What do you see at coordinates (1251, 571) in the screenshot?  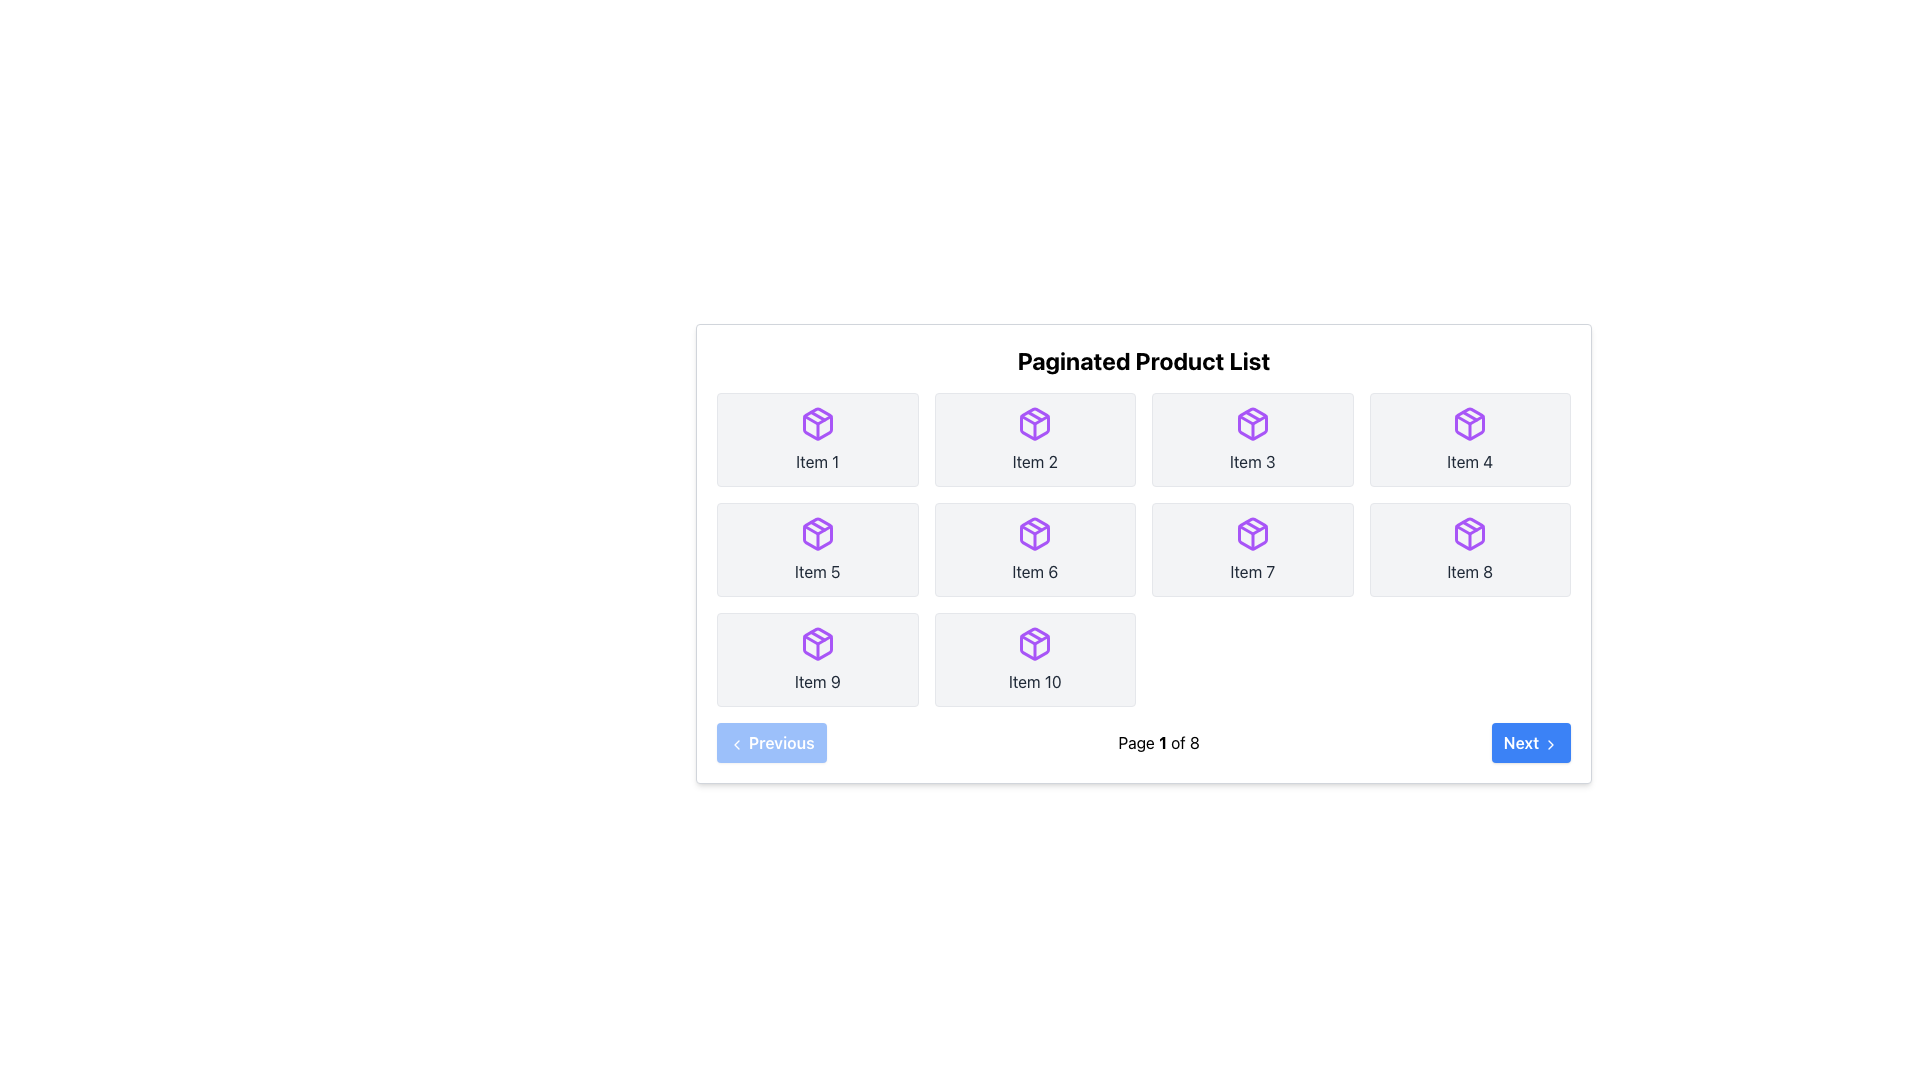 I see `the Text label located in the second row and third column of the 'Paginated Product List' grid, which provides identification for an associated item and is positioned below a purple box icon` at bounding box center [1251, 571].